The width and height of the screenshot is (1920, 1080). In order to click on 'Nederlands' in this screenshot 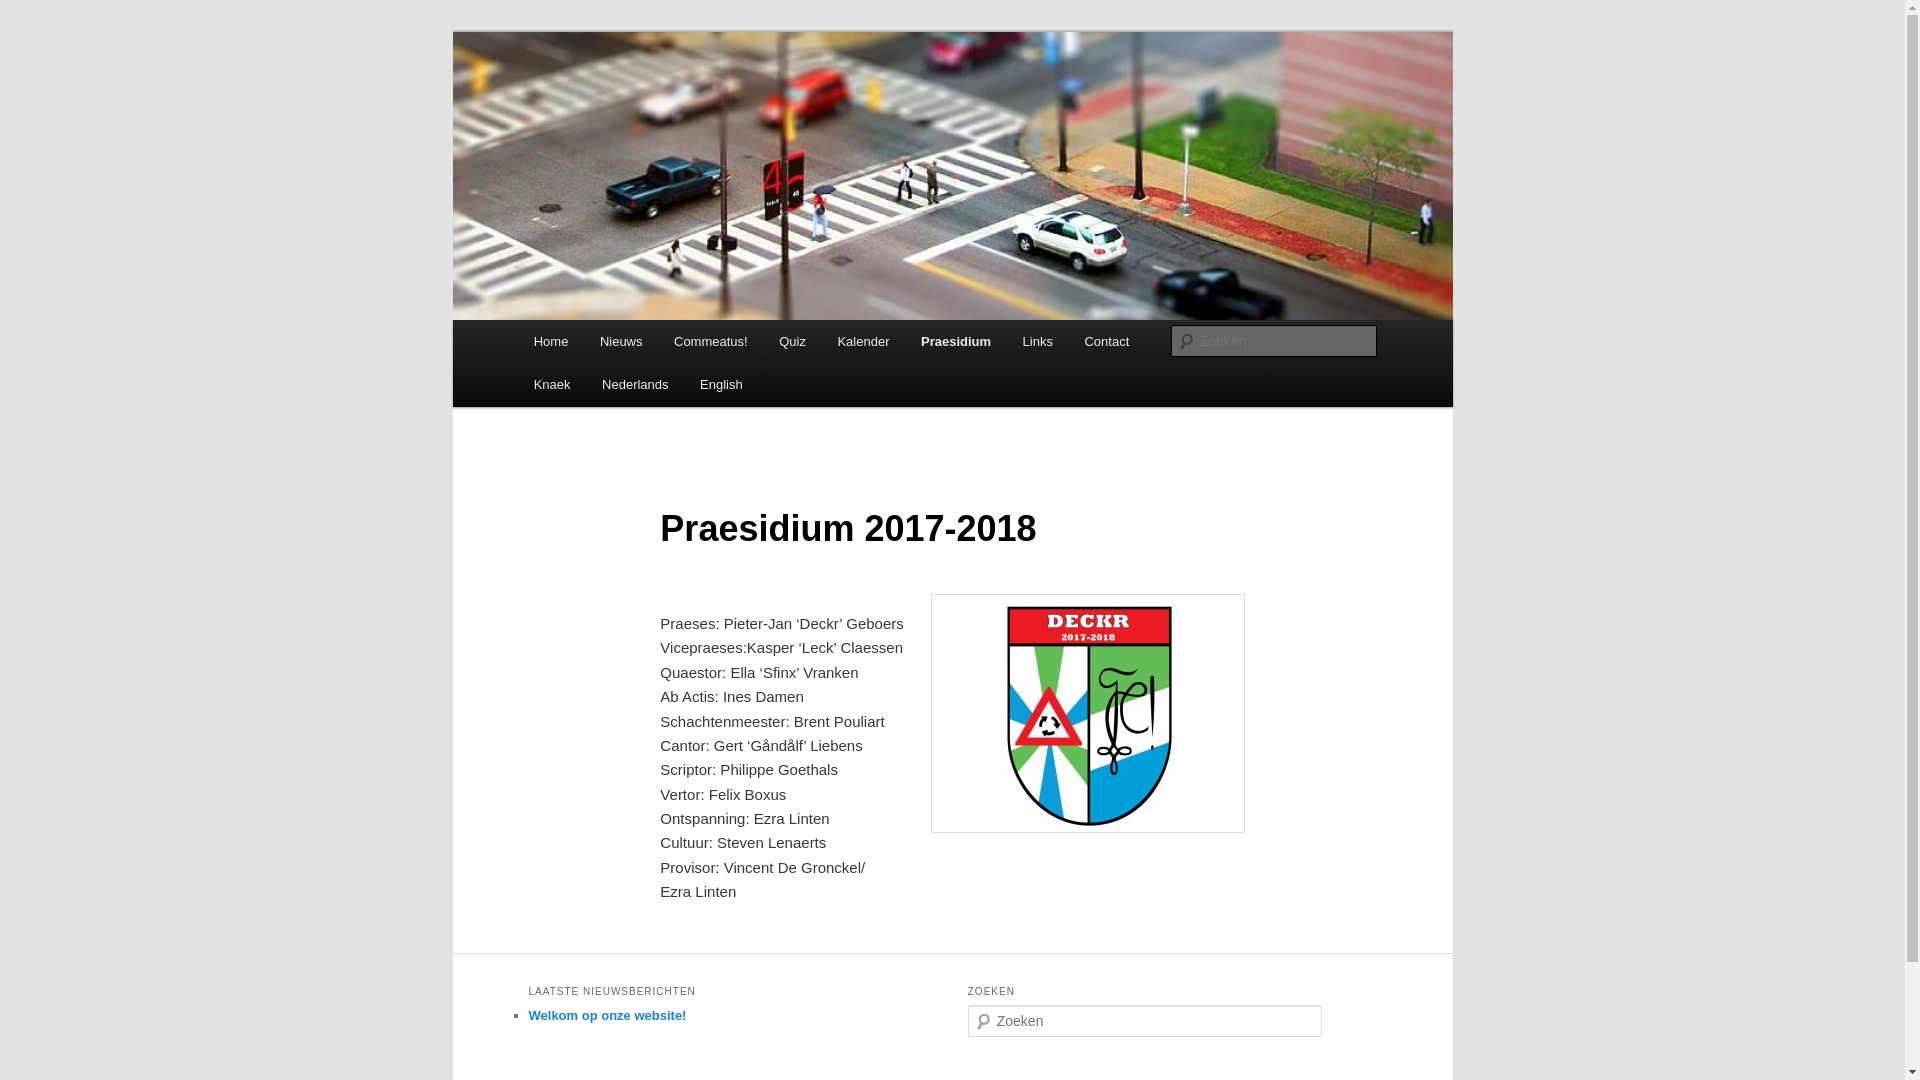, I will do `click(633, 384)`.